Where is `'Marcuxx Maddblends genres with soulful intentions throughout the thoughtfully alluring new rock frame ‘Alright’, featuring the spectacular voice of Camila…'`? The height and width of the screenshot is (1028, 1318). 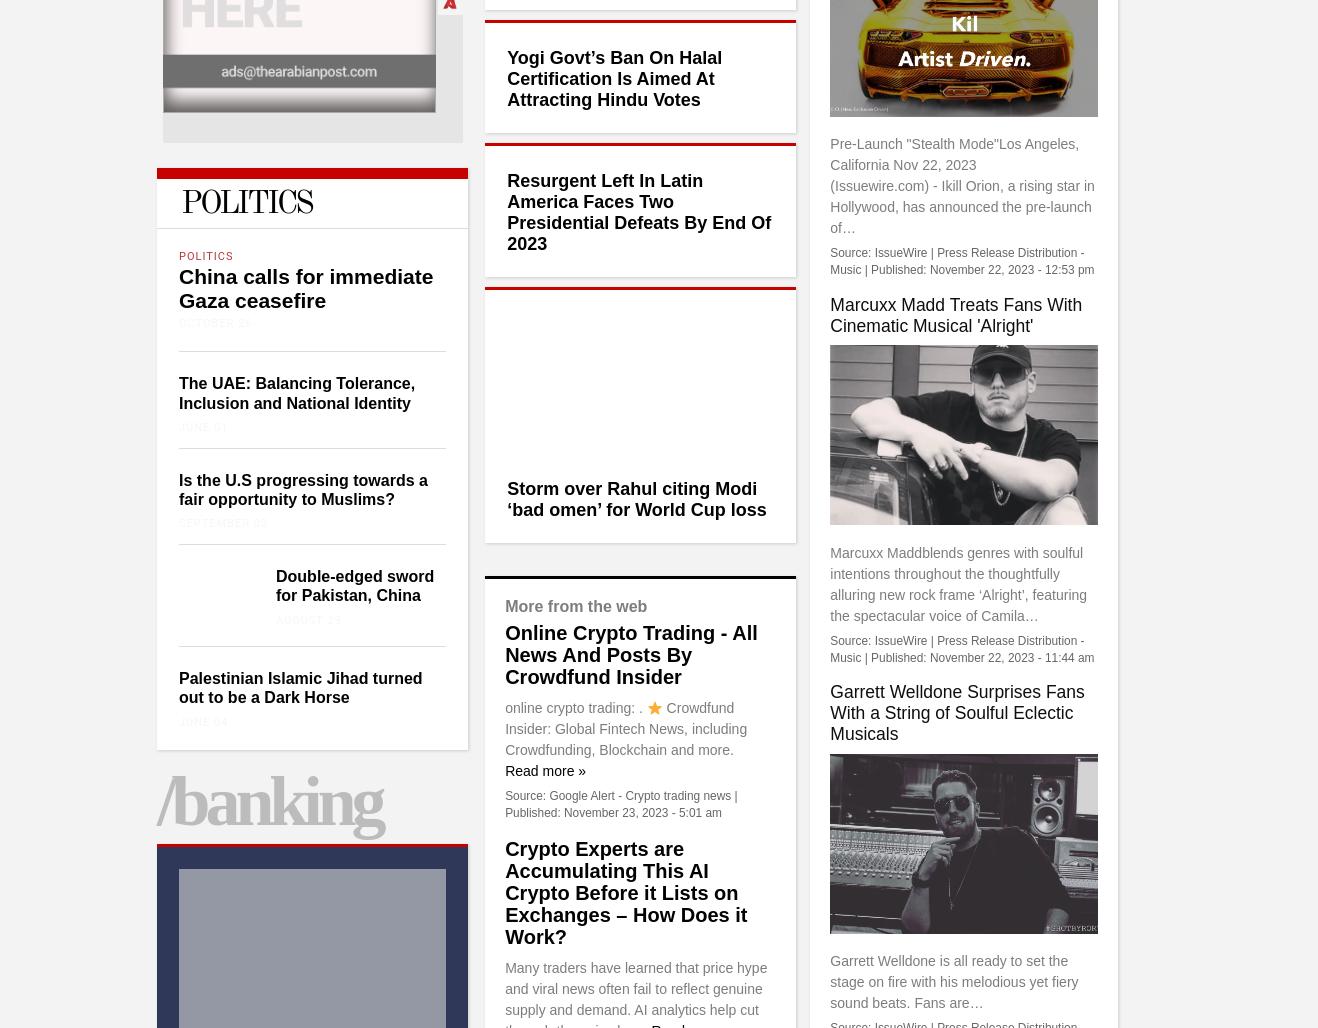 'Marcuxx Maddblends genres with soulful intentions throughout the thoughtfully alluring new rock frame ‘Alright’, featuring the spectacular voice of Camila…' is located at coordinates (957, 582).